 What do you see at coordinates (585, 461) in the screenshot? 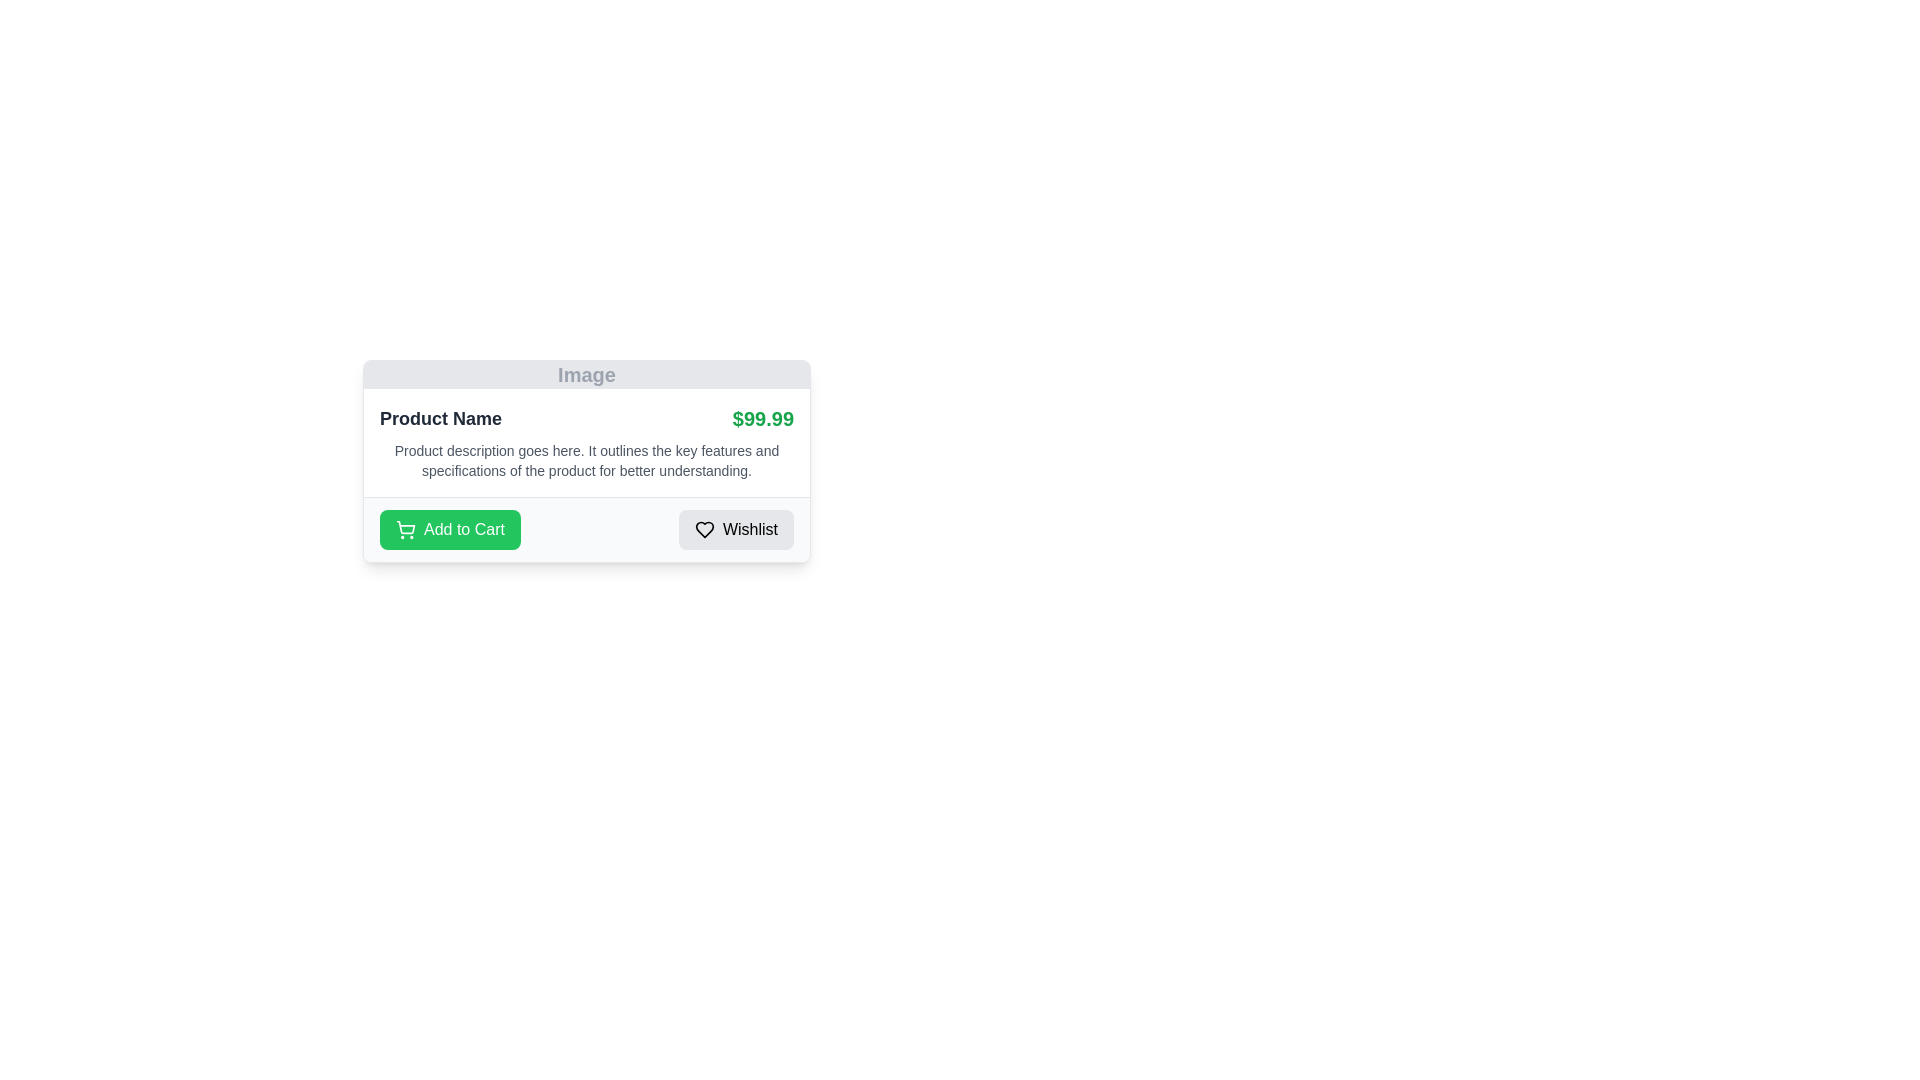
I see `text paragraph that is displayed in a smaller gray font located beneath the product title 'Product Name' and to the left of the price '$99.99'` at bounding box center [585, 461].